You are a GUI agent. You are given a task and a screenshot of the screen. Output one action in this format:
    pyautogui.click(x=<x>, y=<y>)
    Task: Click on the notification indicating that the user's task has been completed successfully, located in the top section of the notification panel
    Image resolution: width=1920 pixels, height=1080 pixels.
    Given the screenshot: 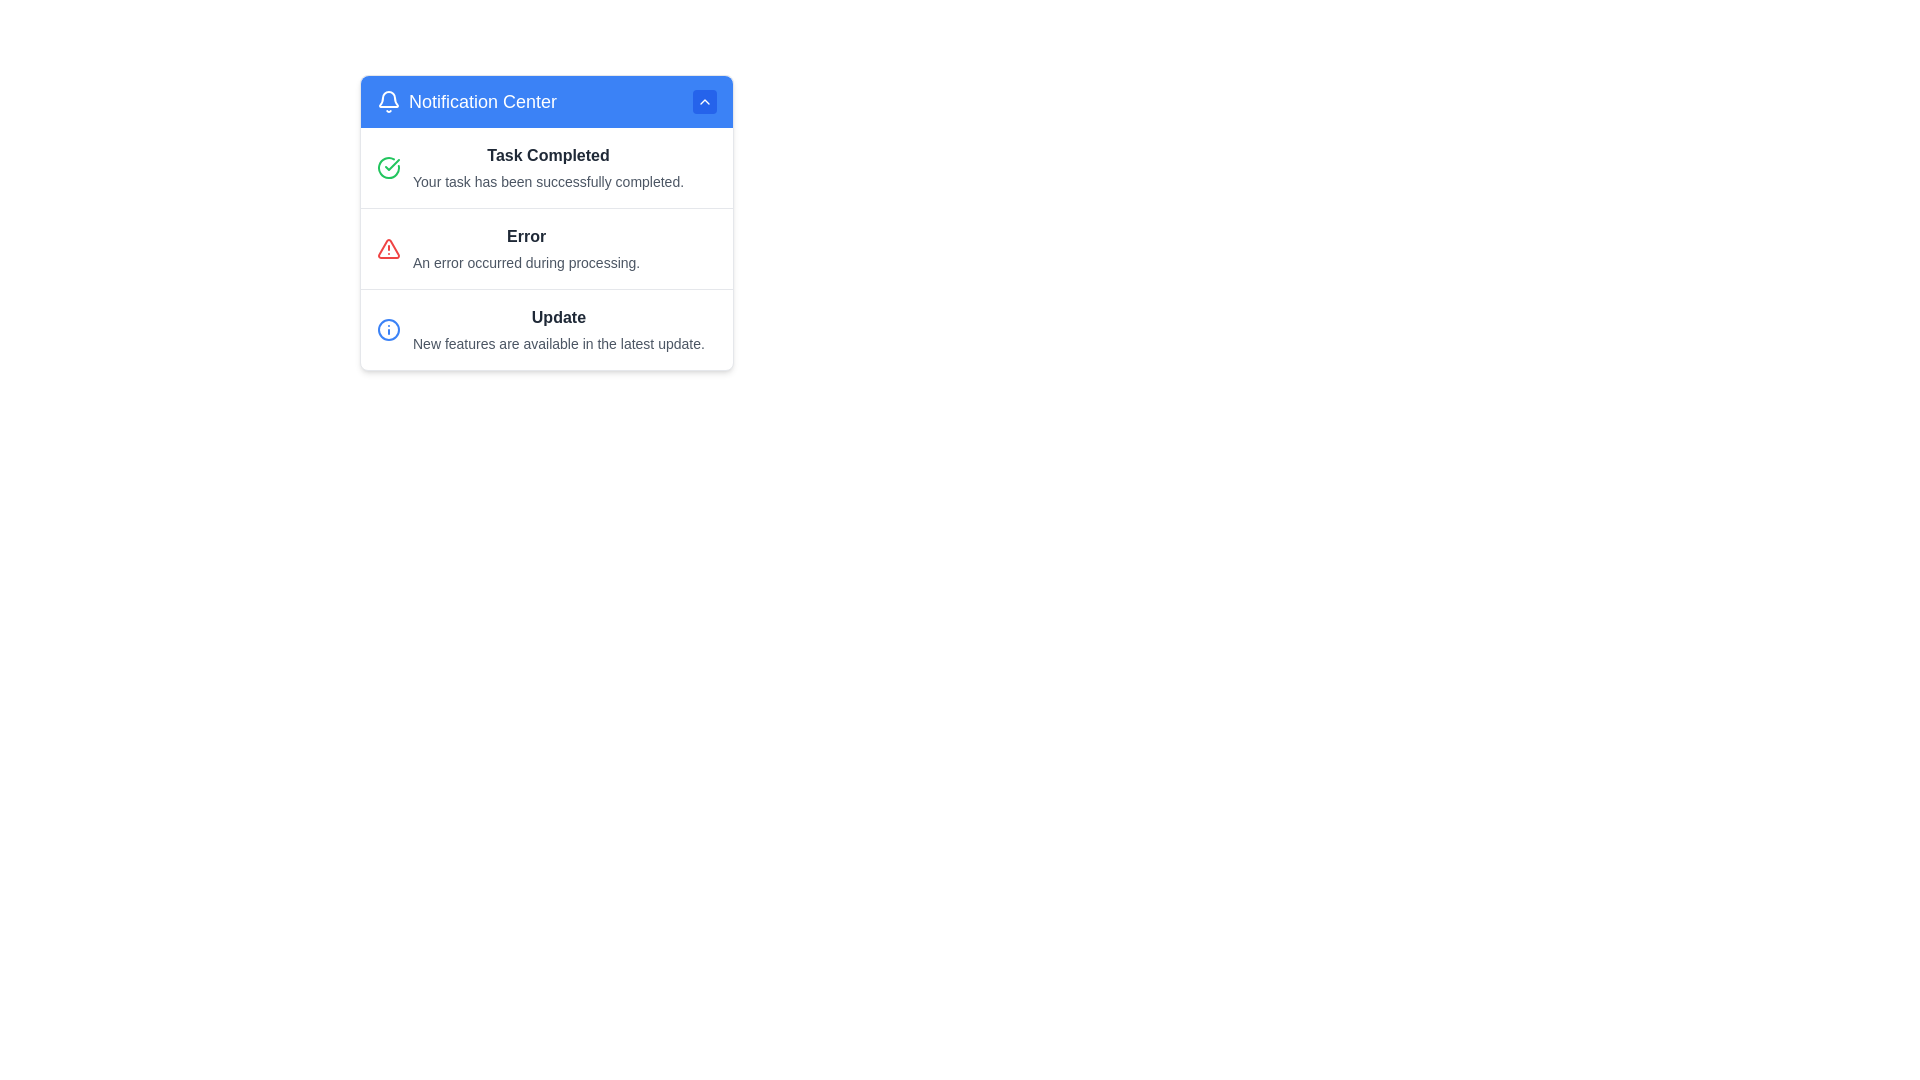 What is the action you would take?
    pyautogui.click(x=548, y=167)
    